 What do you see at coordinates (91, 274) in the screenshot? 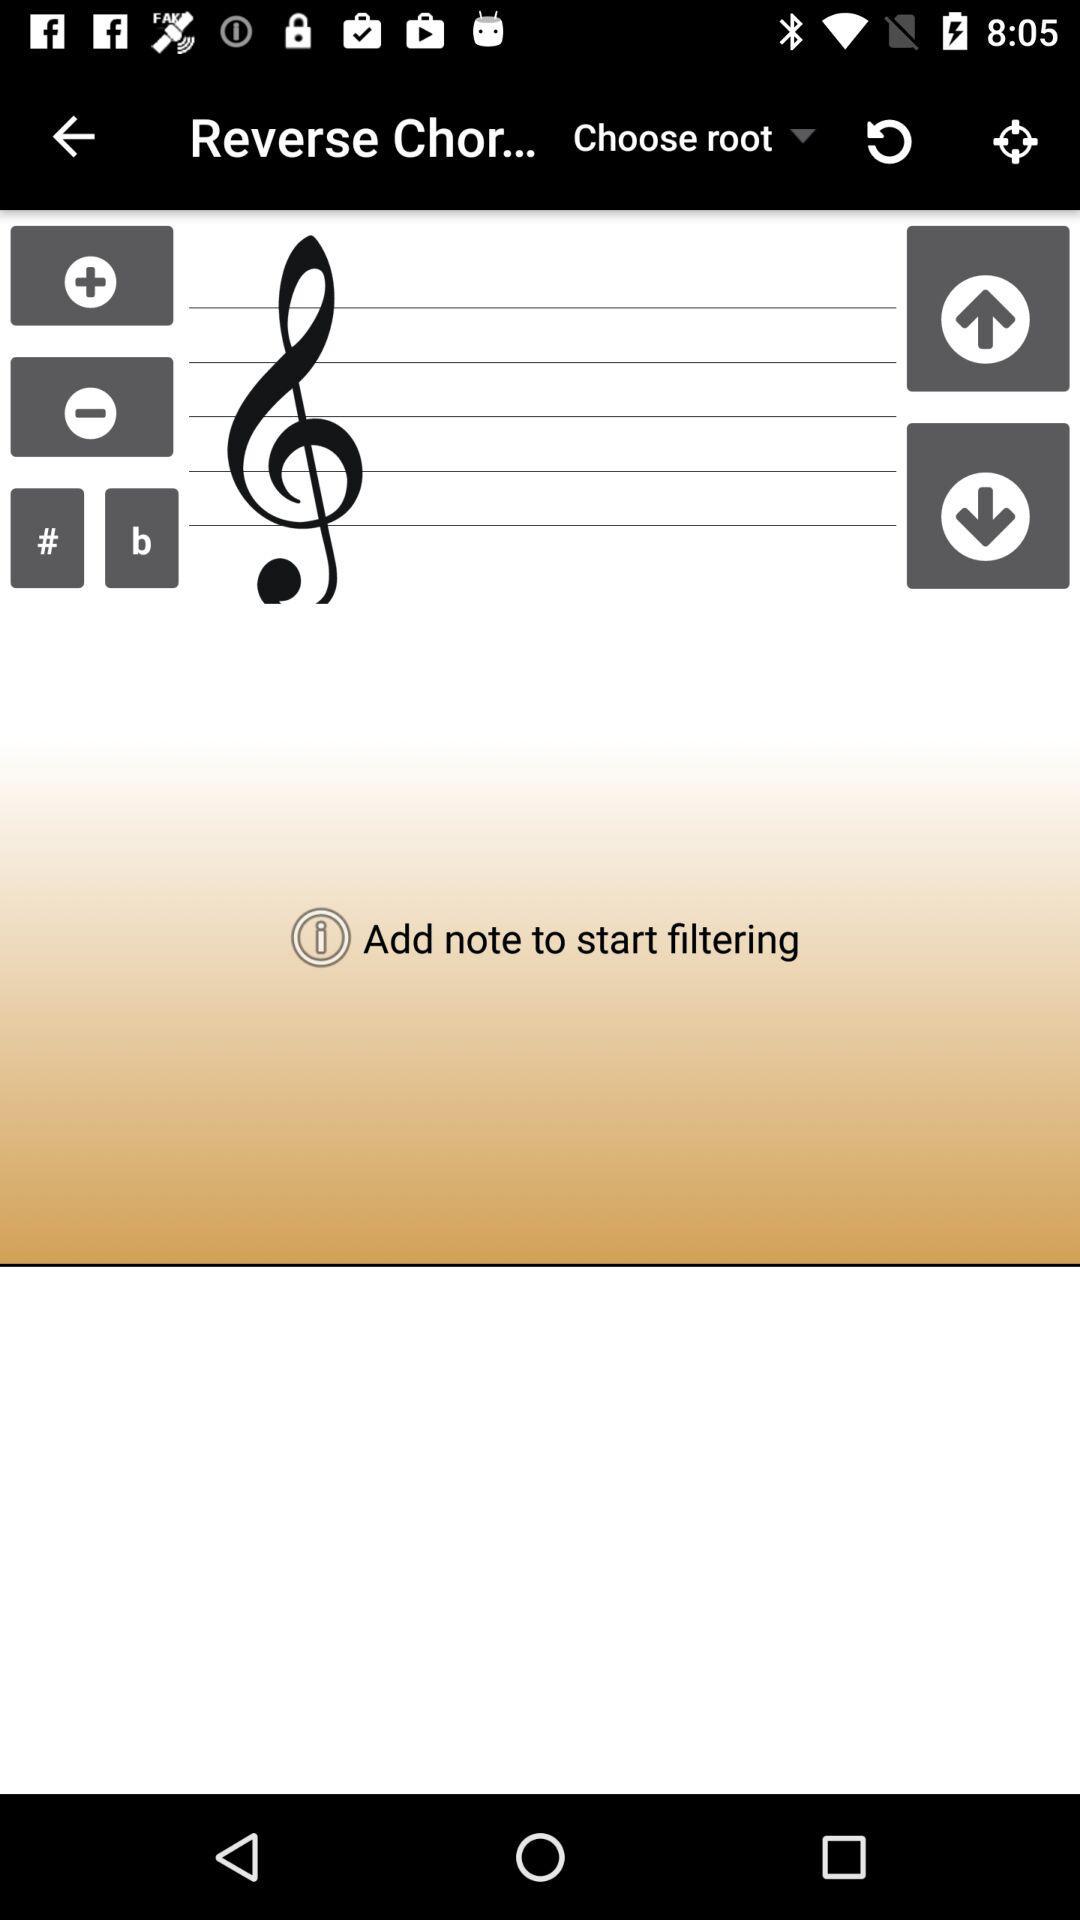
I see `notes` at bounding box center [91, 274].